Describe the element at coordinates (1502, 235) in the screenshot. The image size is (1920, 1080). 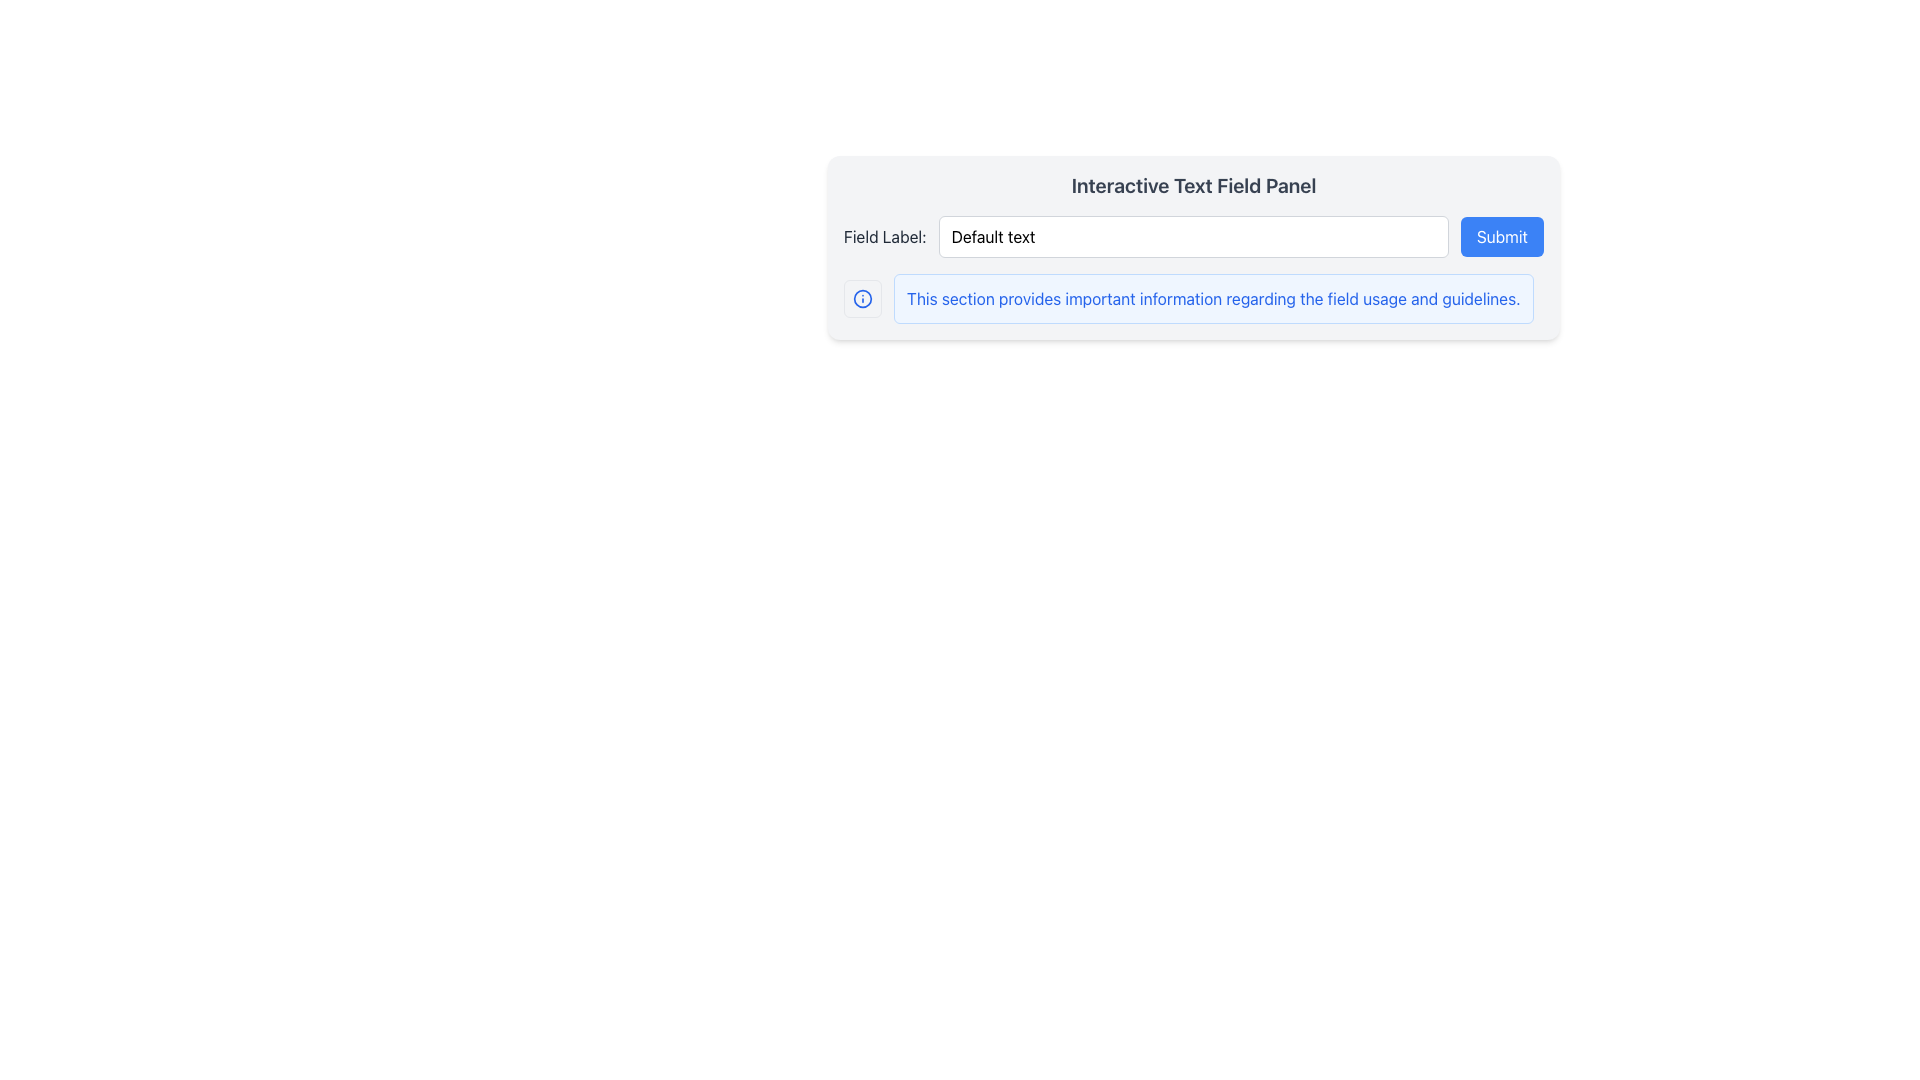
I see `the 'Submit' button, which is a rectangular button with rounded corners, blue background, and white text, located at the far right of the row following the label 'Field Label:' and an input field` at that location.